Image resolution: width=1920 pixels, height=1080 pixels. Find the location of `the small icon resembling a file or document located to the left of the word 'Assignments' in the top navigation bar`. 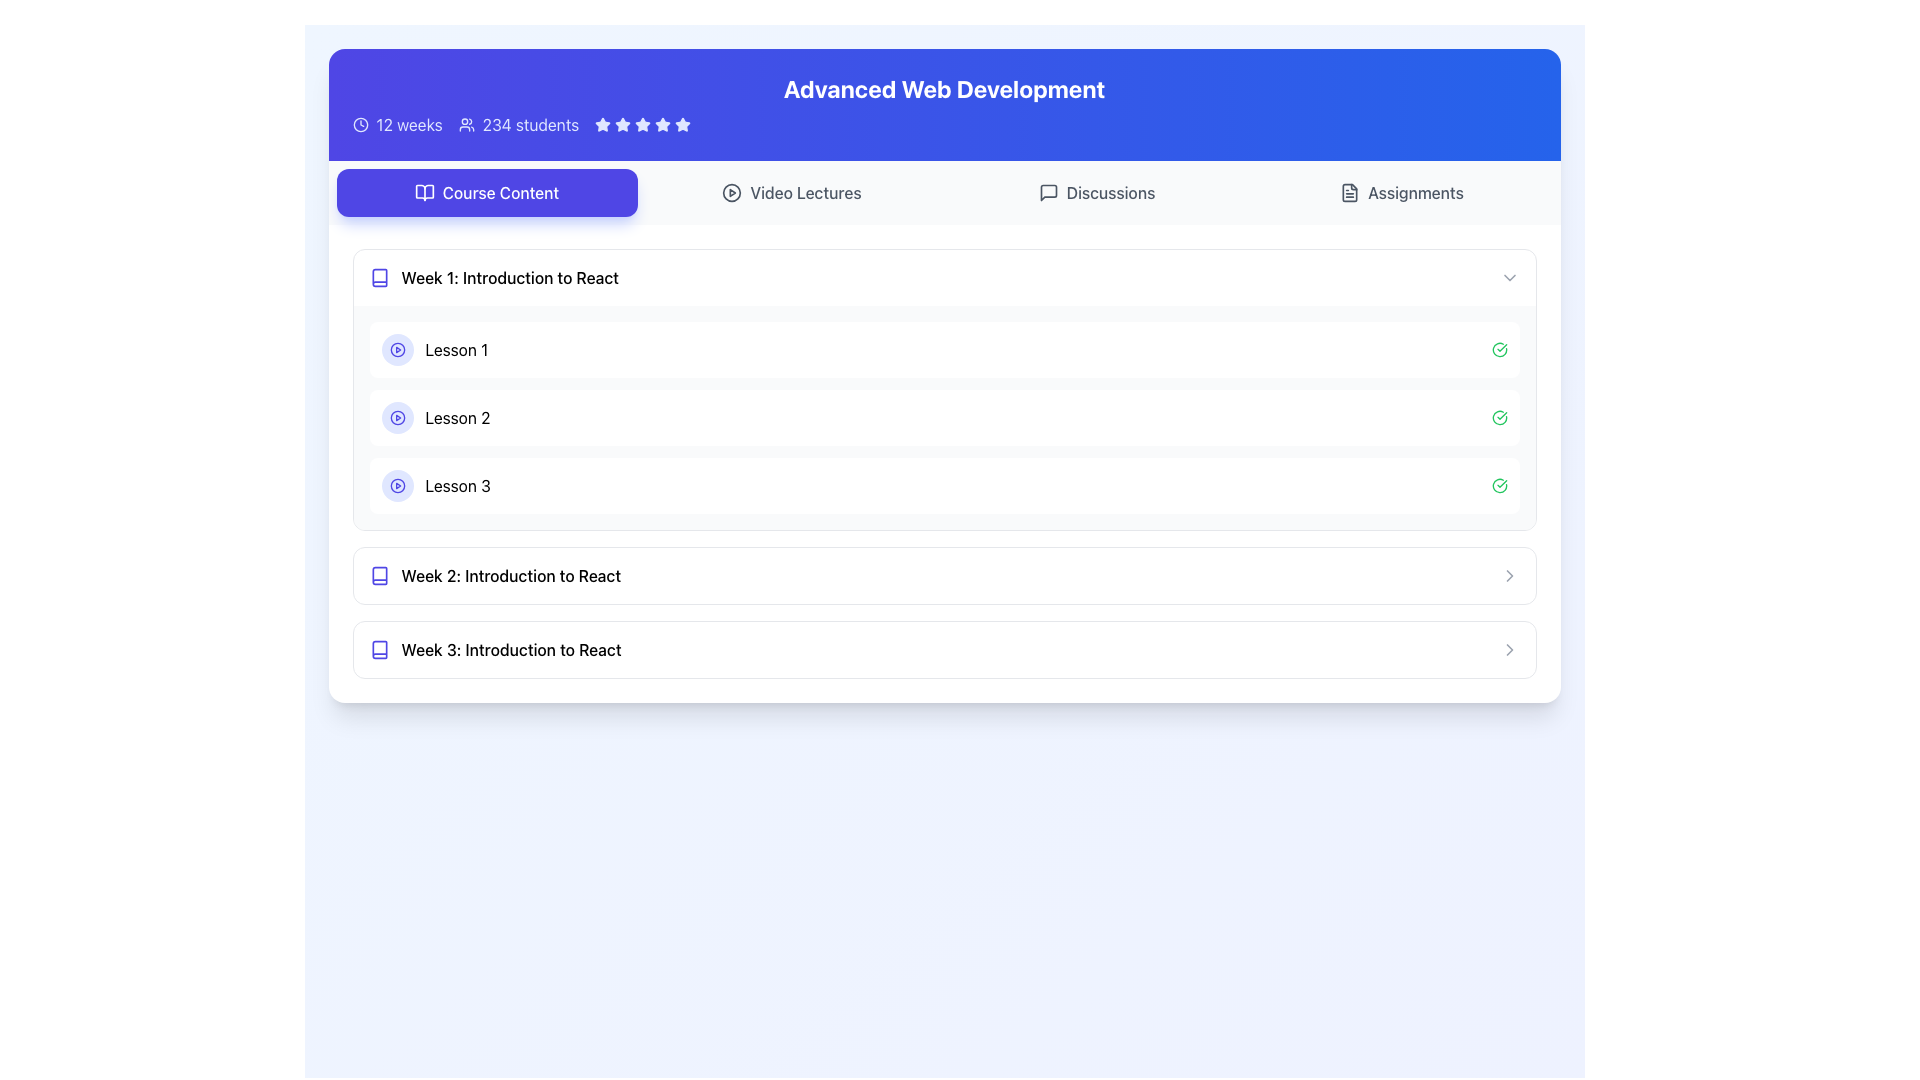

the small icon resembling a file or document located to the left of the word 'Assignments' in the top navigation bar is located at coordinates (1350, 192).